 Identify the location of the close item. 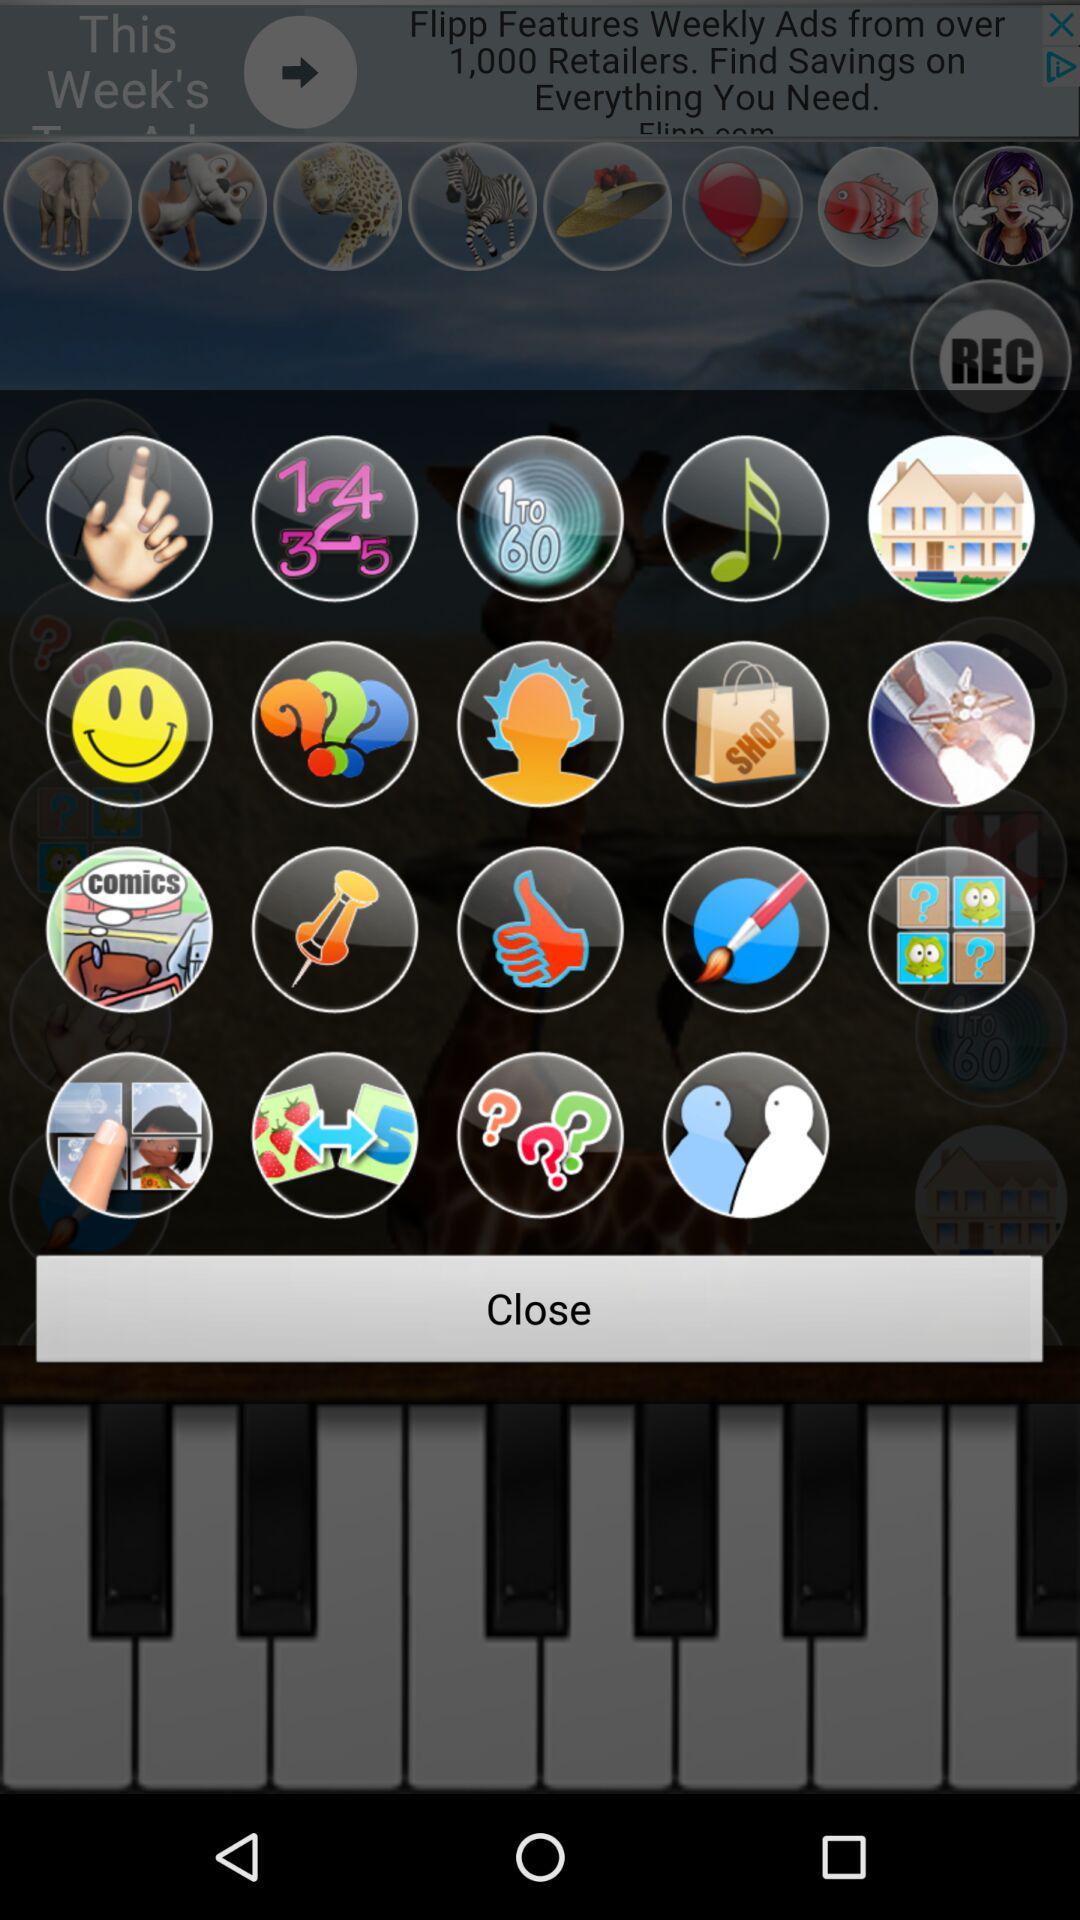
(540, 1314).